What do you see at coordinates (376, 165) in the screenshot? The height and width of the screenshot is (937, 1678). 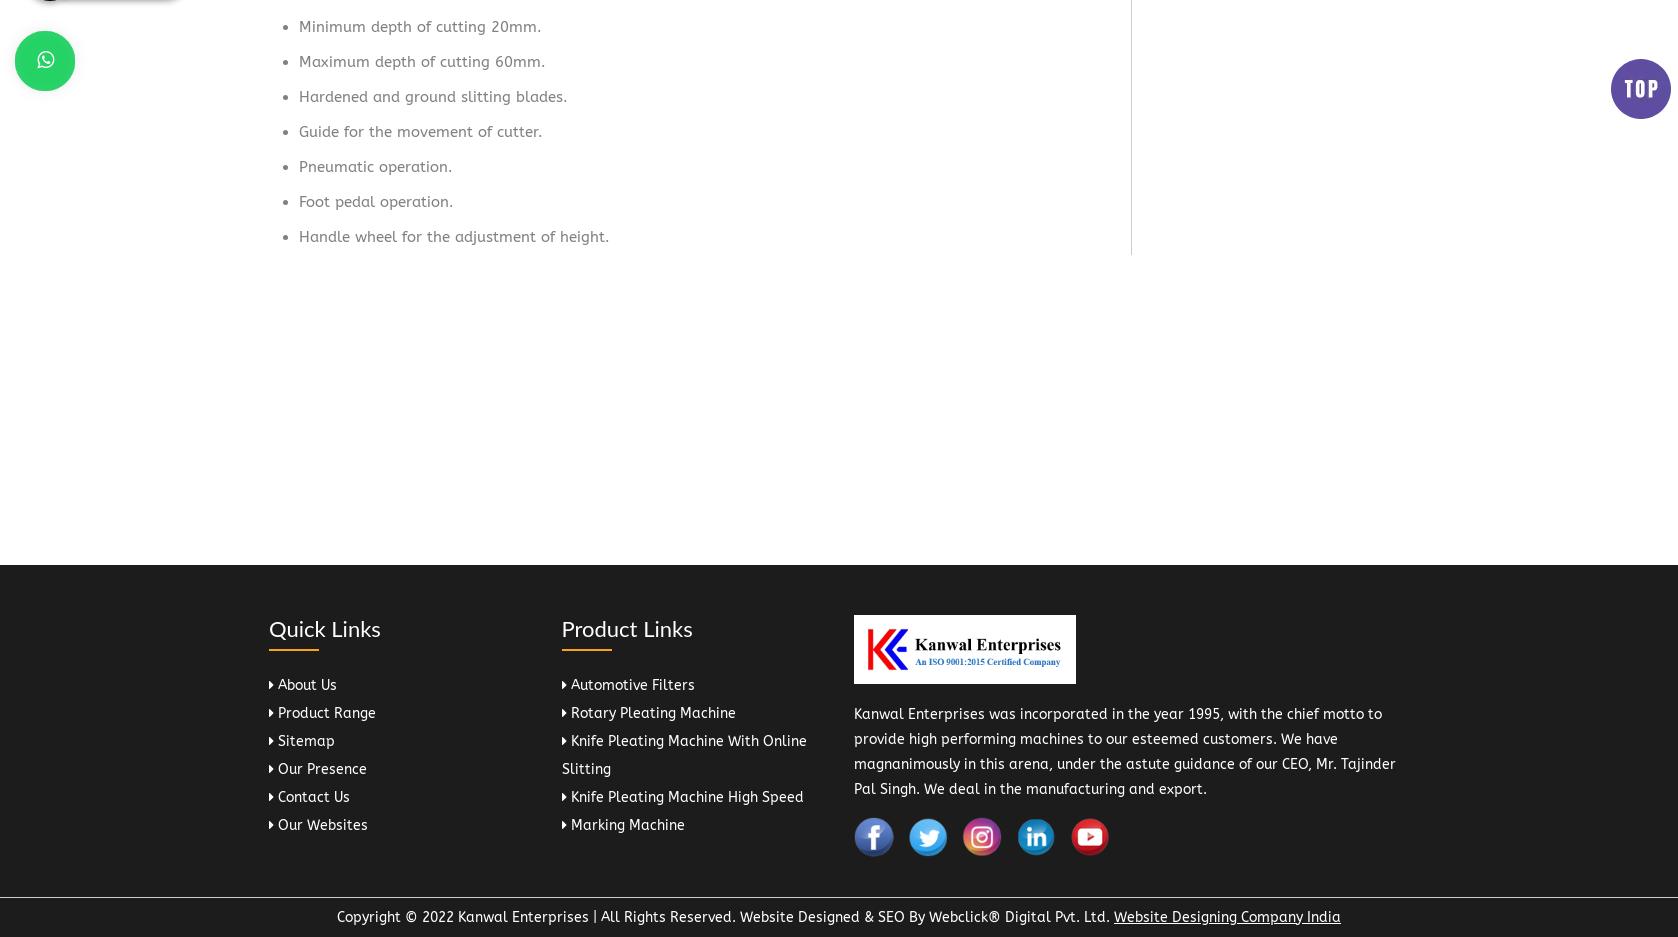 I see `'Pneumatic operation.'` at bounding box center [376, 165].